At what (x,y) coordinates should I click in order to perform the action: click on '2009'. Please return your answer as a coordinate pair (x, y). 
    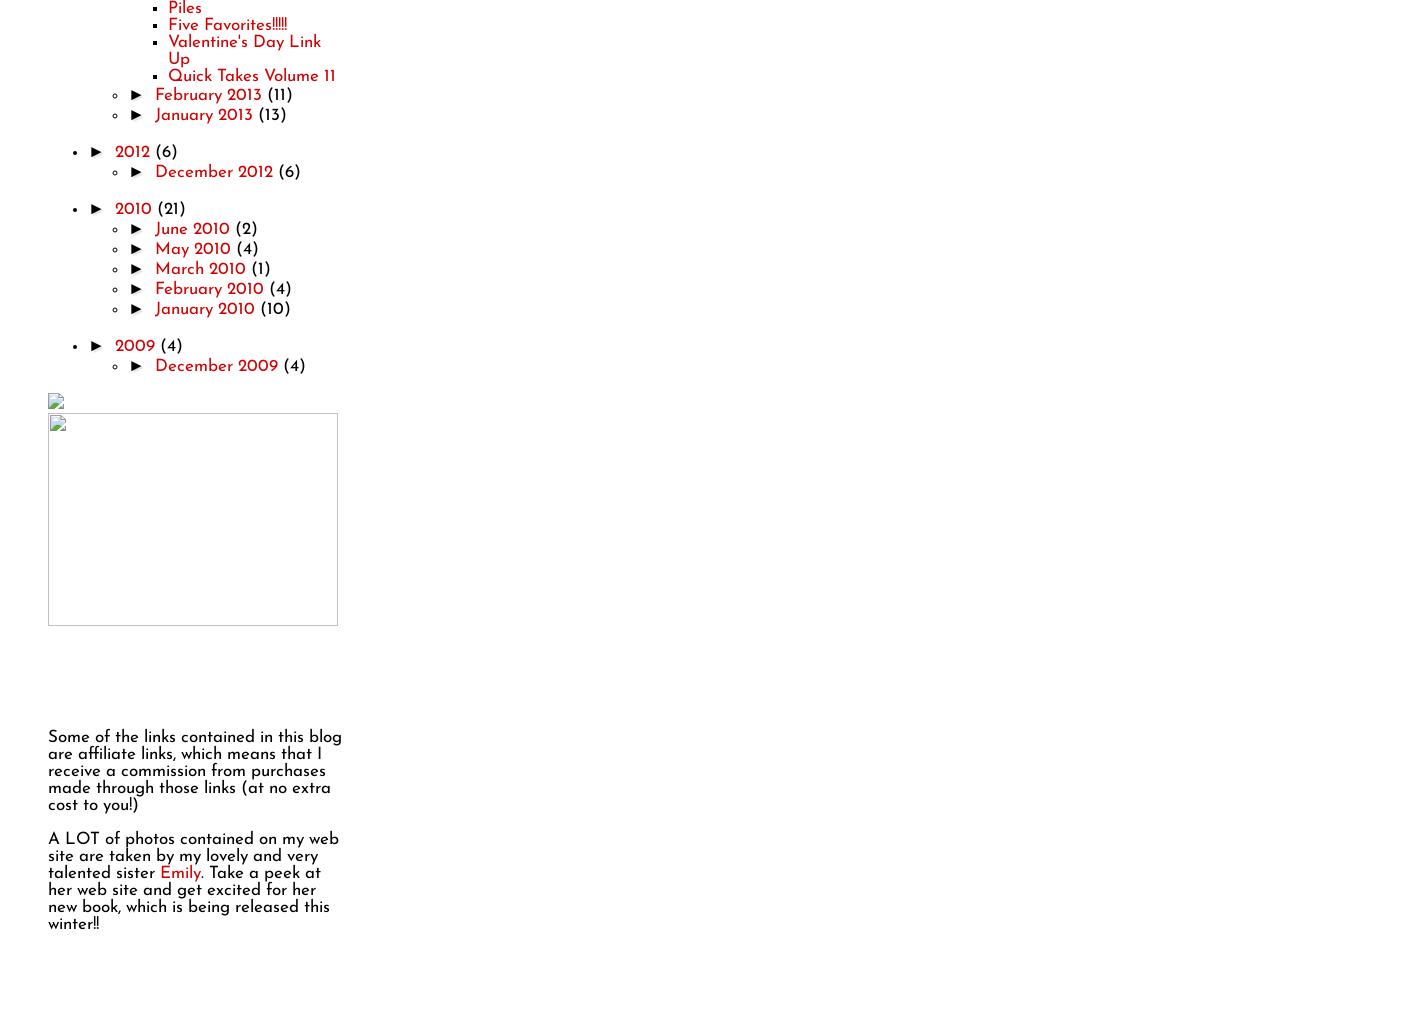
    Looking at the image, I should click on (136, 344).